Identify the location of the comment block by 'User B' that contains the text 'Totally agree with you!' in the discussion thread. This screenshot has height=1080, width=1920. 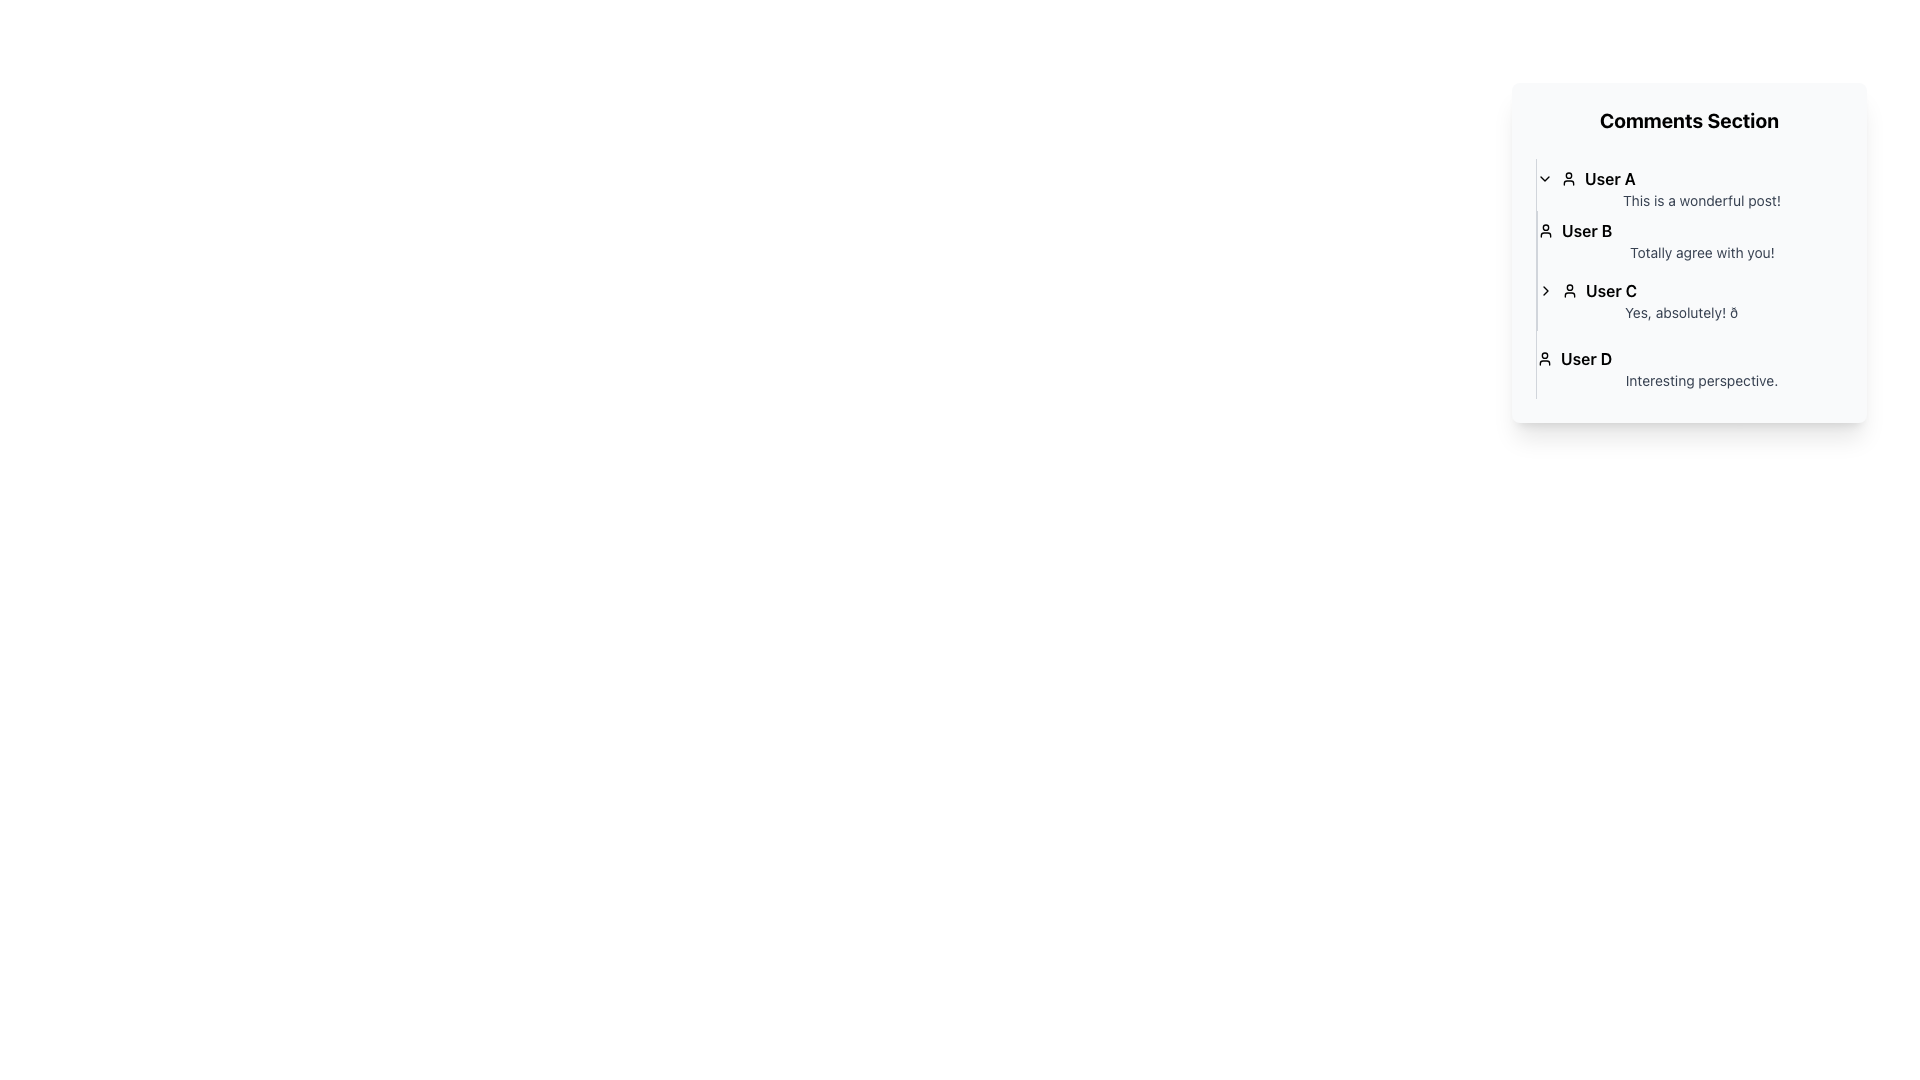
(1688, 239).